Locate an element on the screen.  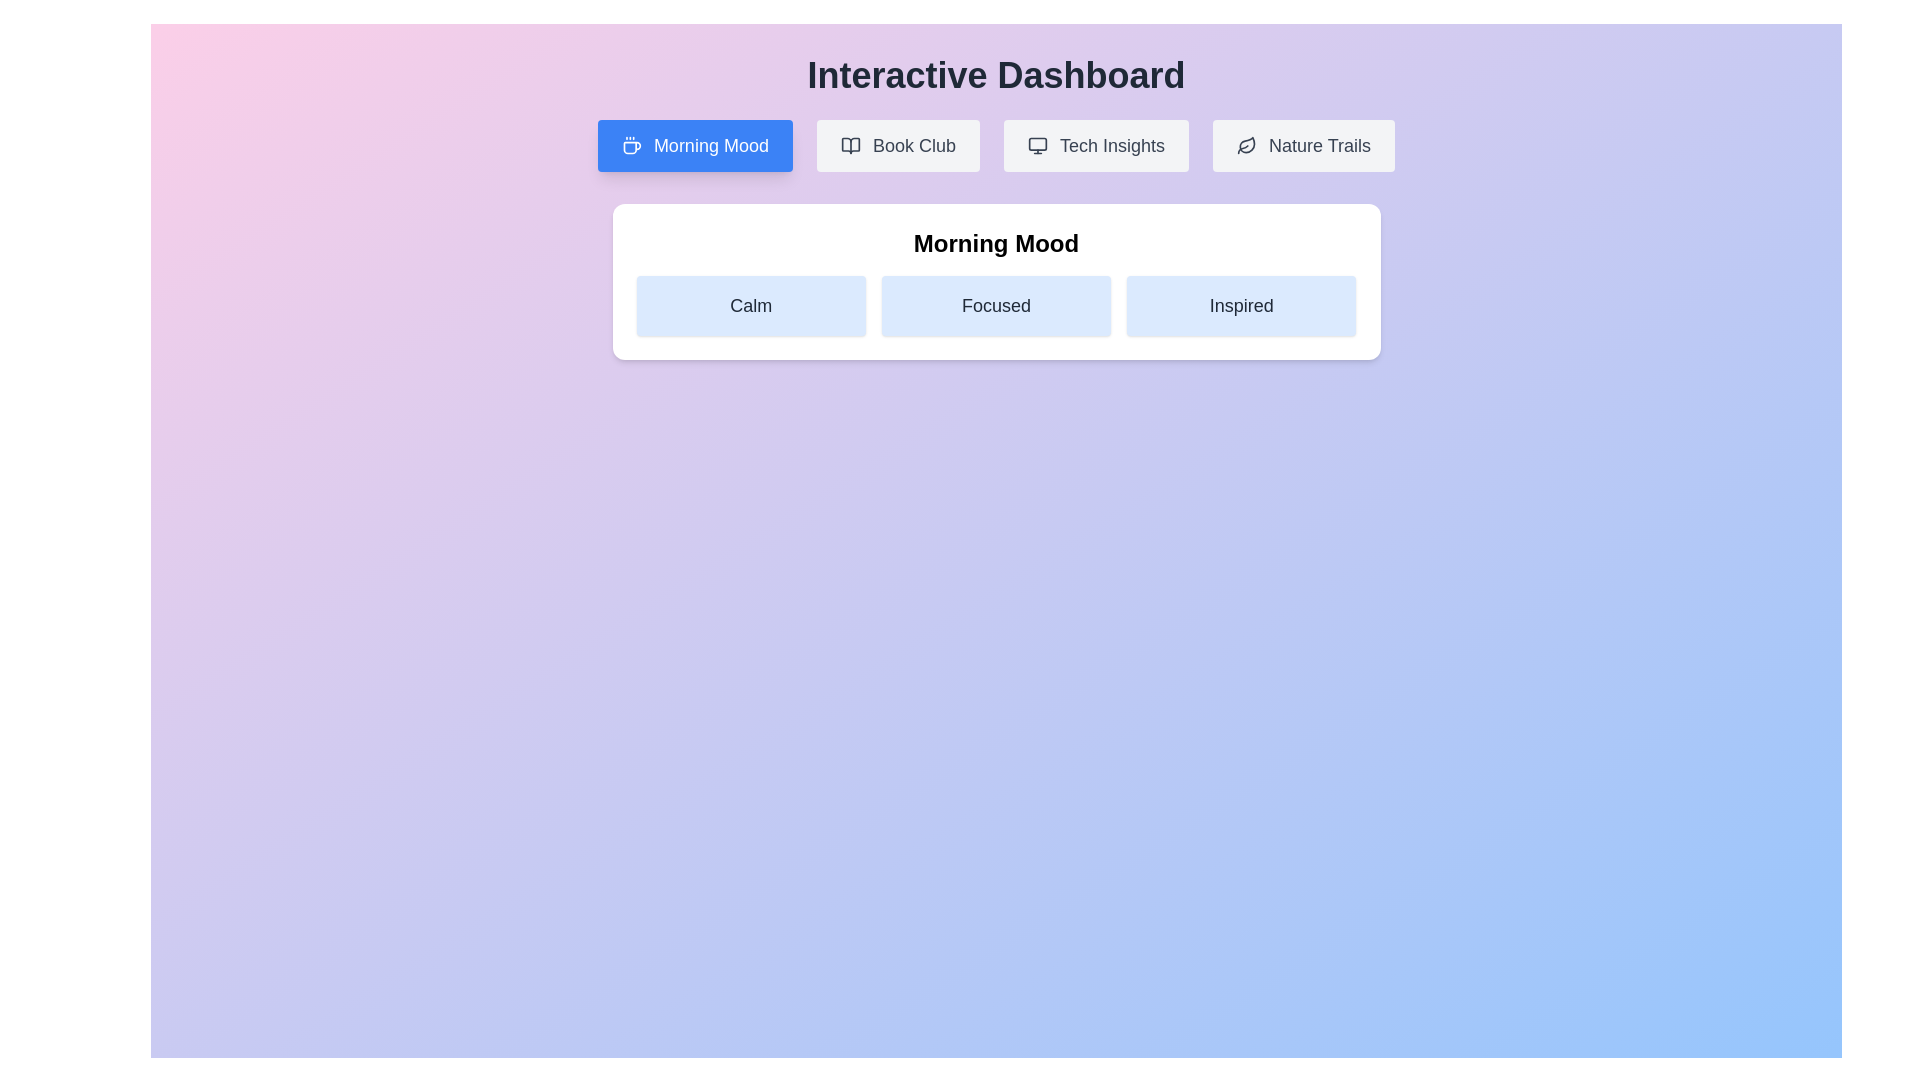
the 'Focused' mood option in the 'Morning Mood' selection interface, which is a Static Text element located between 'Calm' and 'Inspired' is located at coordinates (996, 305).